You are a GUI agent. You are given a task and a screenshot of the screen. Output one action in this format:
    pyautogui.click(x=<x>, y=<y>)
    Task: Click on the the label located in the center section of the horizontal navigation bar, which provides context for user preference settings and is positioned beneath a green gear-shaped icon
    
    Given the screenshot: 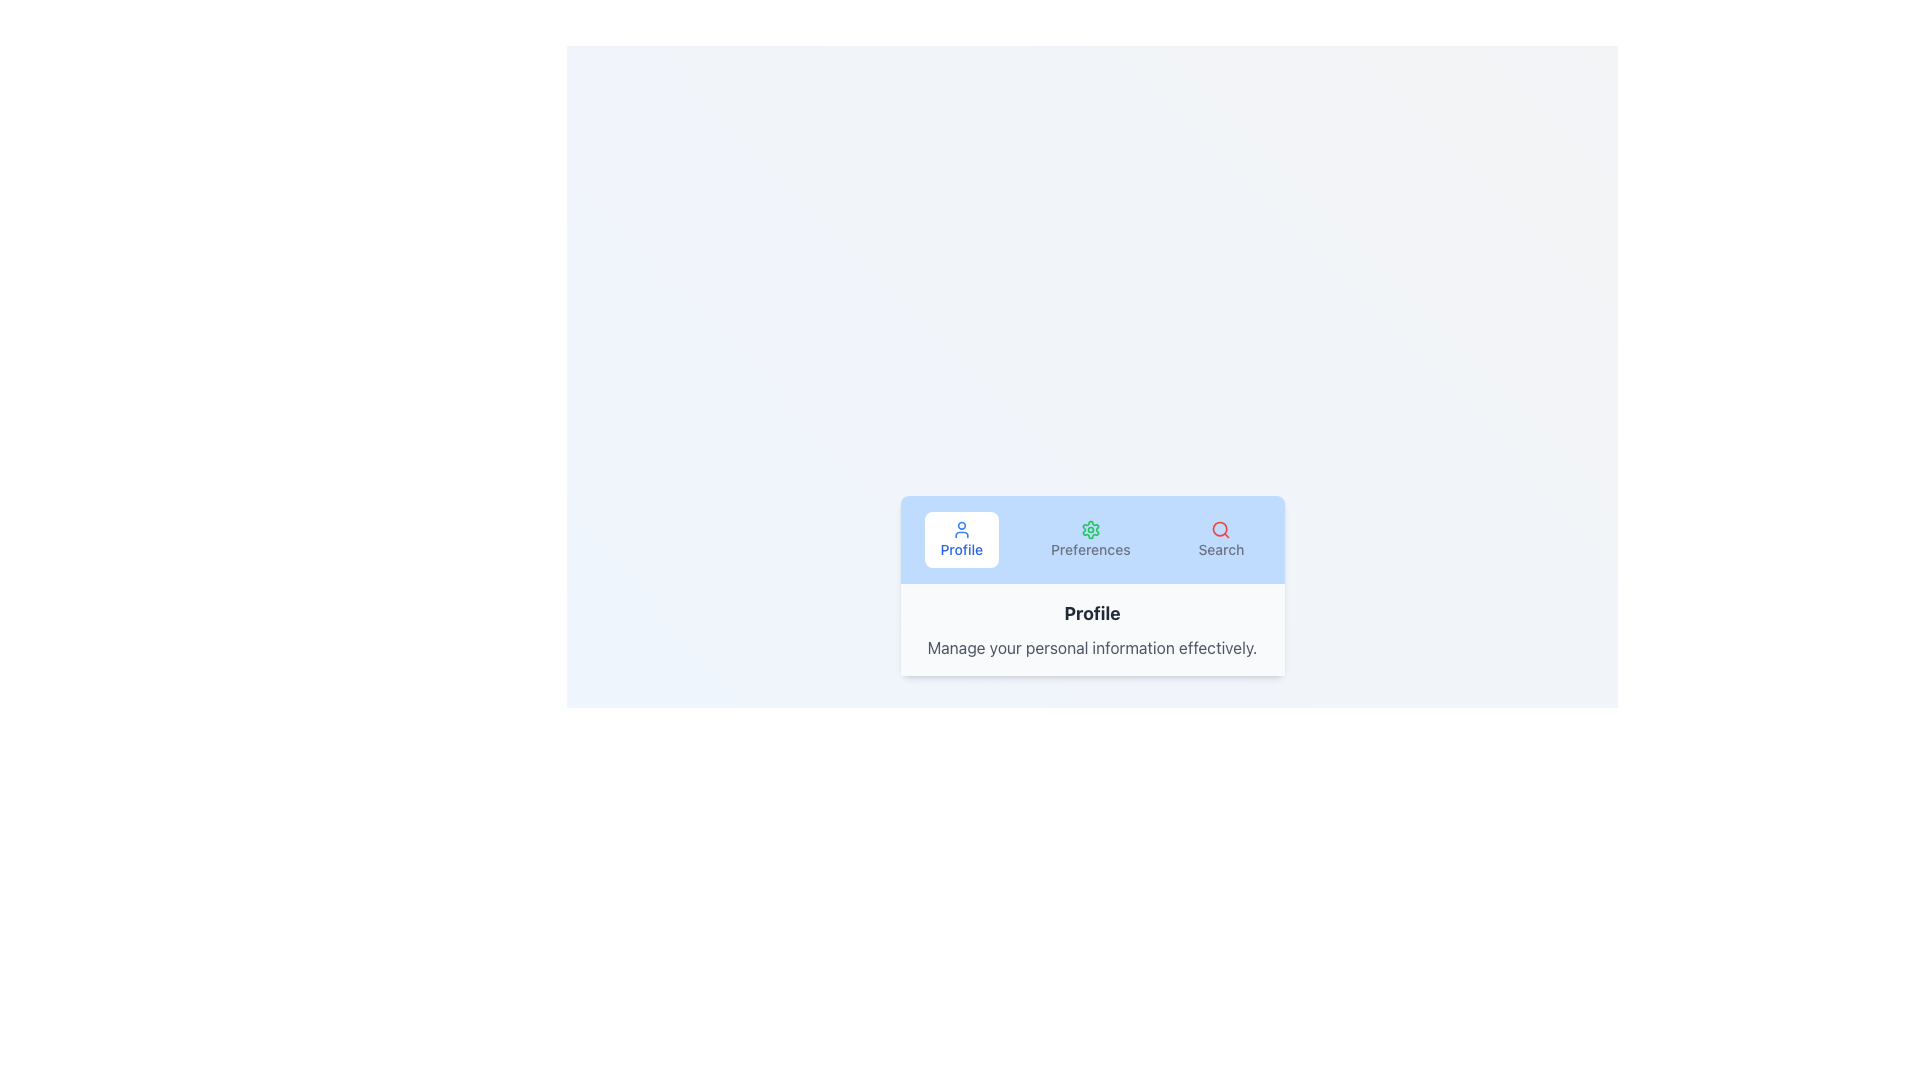 What is the action you would take?
    pyautogui.click(x=1089, y=550)
    